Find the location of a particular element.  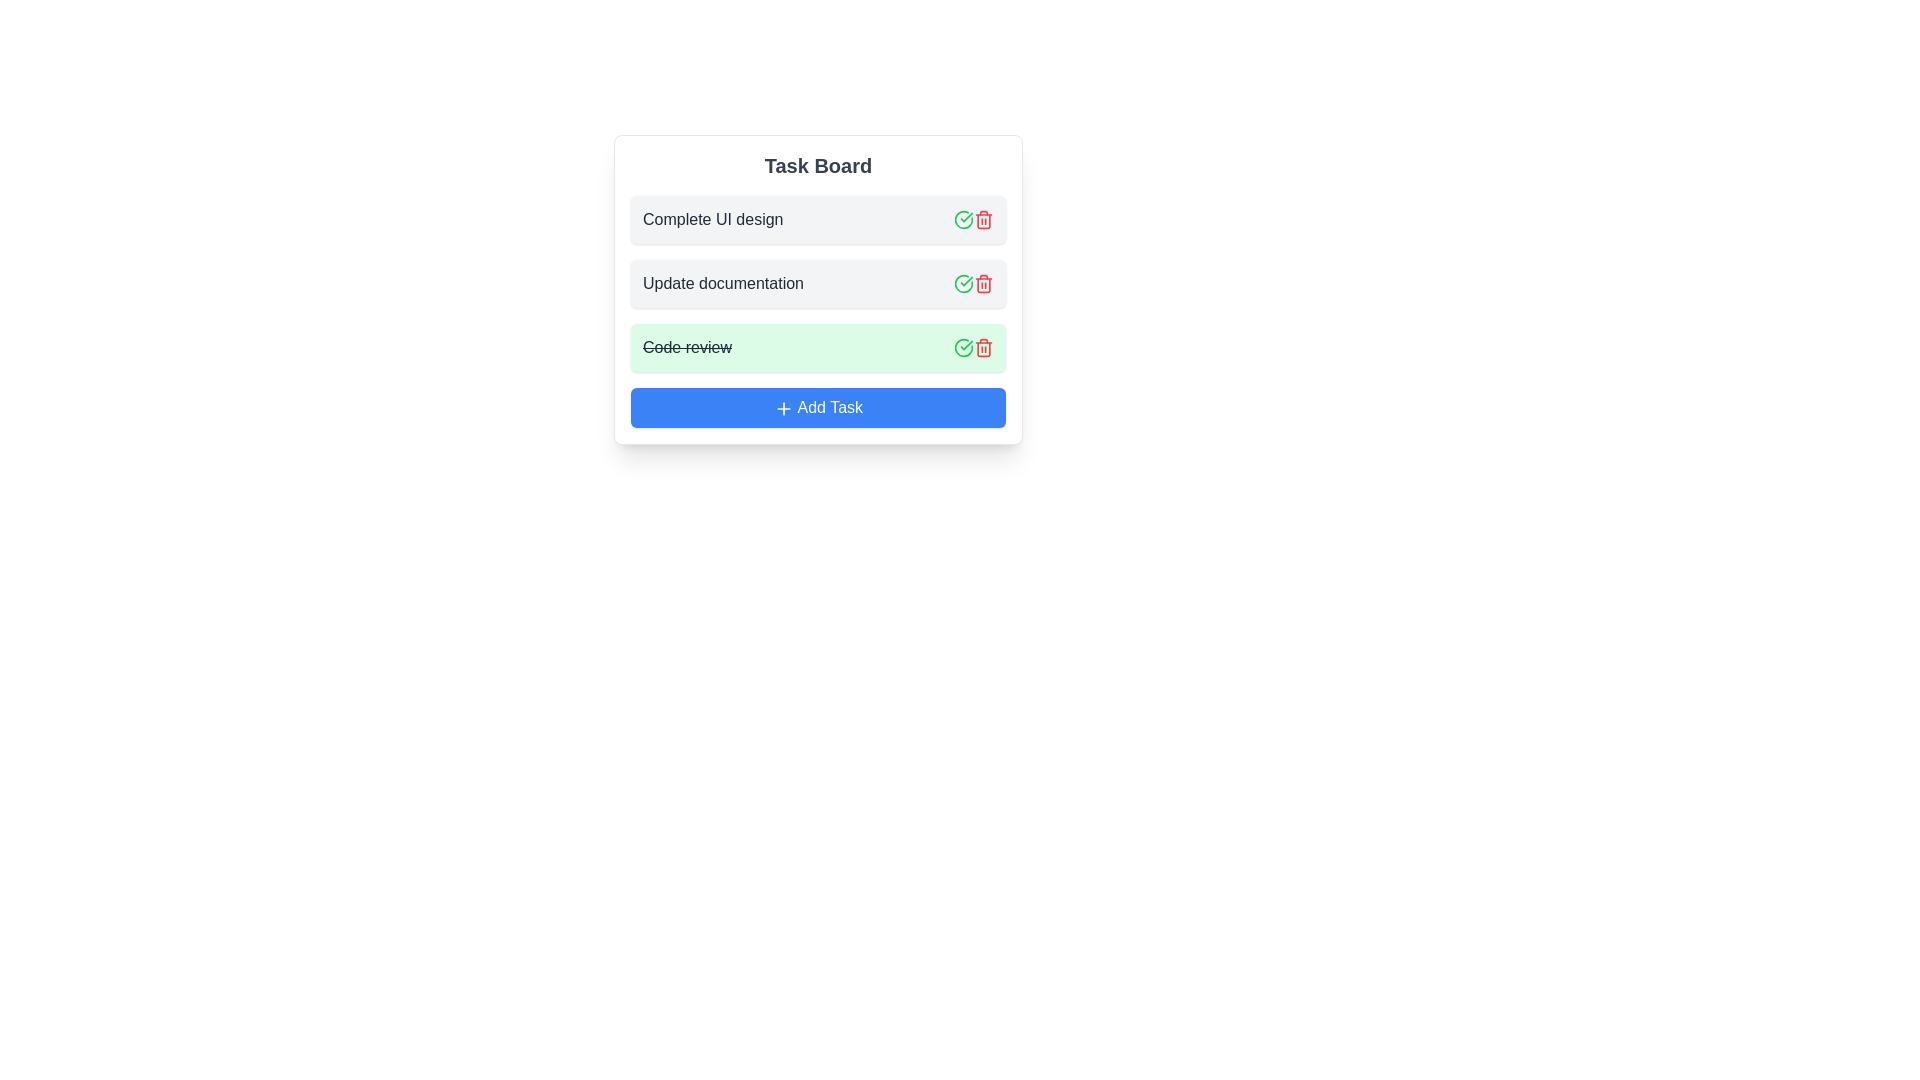

the delete button with a trash bin design located to the right of the 'Code review' task is located at coordinates (983, 346).